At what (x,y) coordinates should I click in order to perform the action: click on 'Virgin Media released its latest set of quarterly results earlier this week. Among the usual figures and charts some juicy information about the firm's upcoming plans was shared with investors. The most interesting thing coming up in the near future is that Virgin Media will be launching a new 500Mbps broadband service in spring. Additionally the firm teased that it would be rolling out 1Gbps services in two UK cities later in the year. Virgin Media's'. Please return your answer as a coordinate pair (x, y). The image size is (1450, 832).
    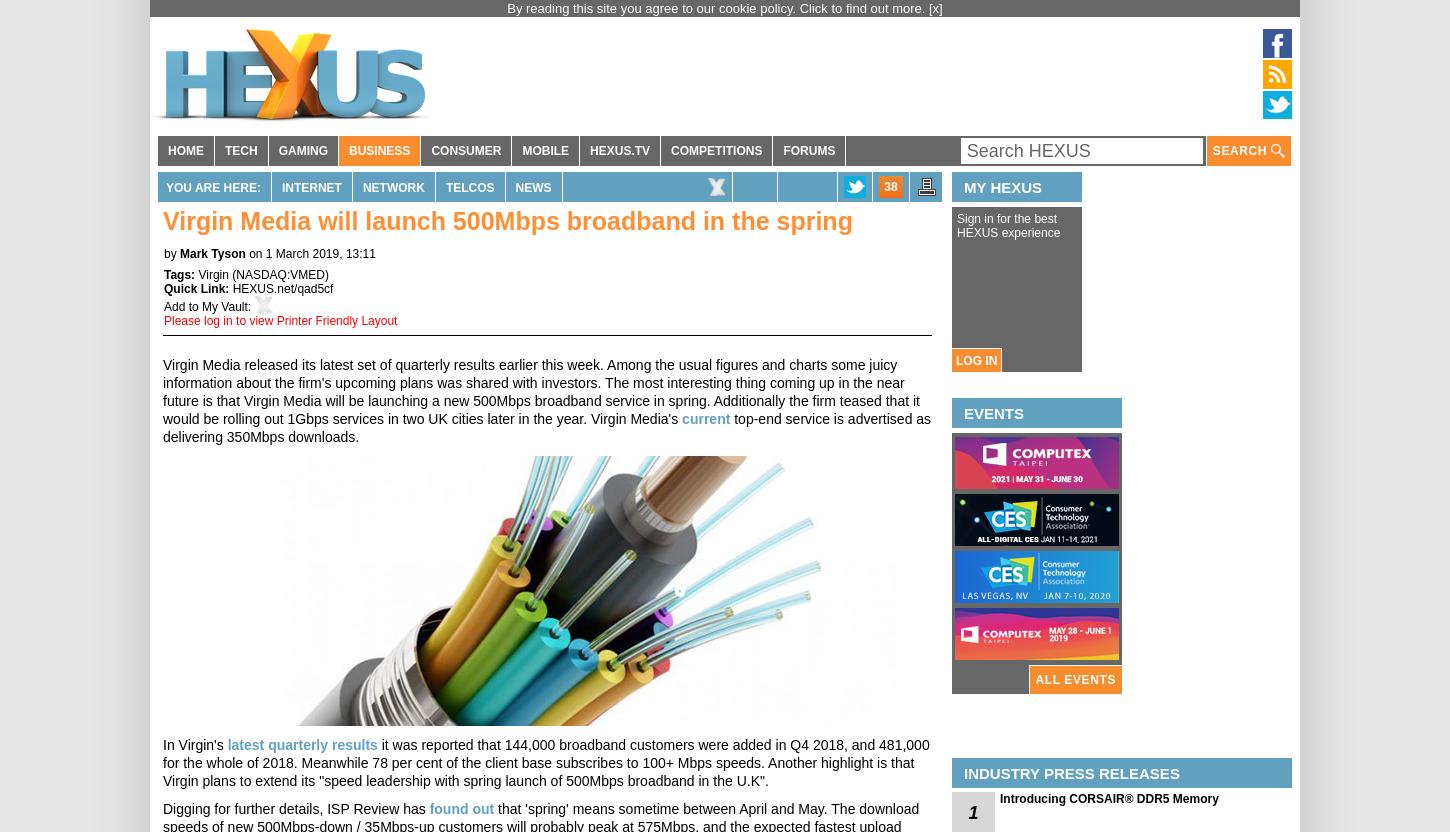
    Looking at the image, I should click on (540, 391).